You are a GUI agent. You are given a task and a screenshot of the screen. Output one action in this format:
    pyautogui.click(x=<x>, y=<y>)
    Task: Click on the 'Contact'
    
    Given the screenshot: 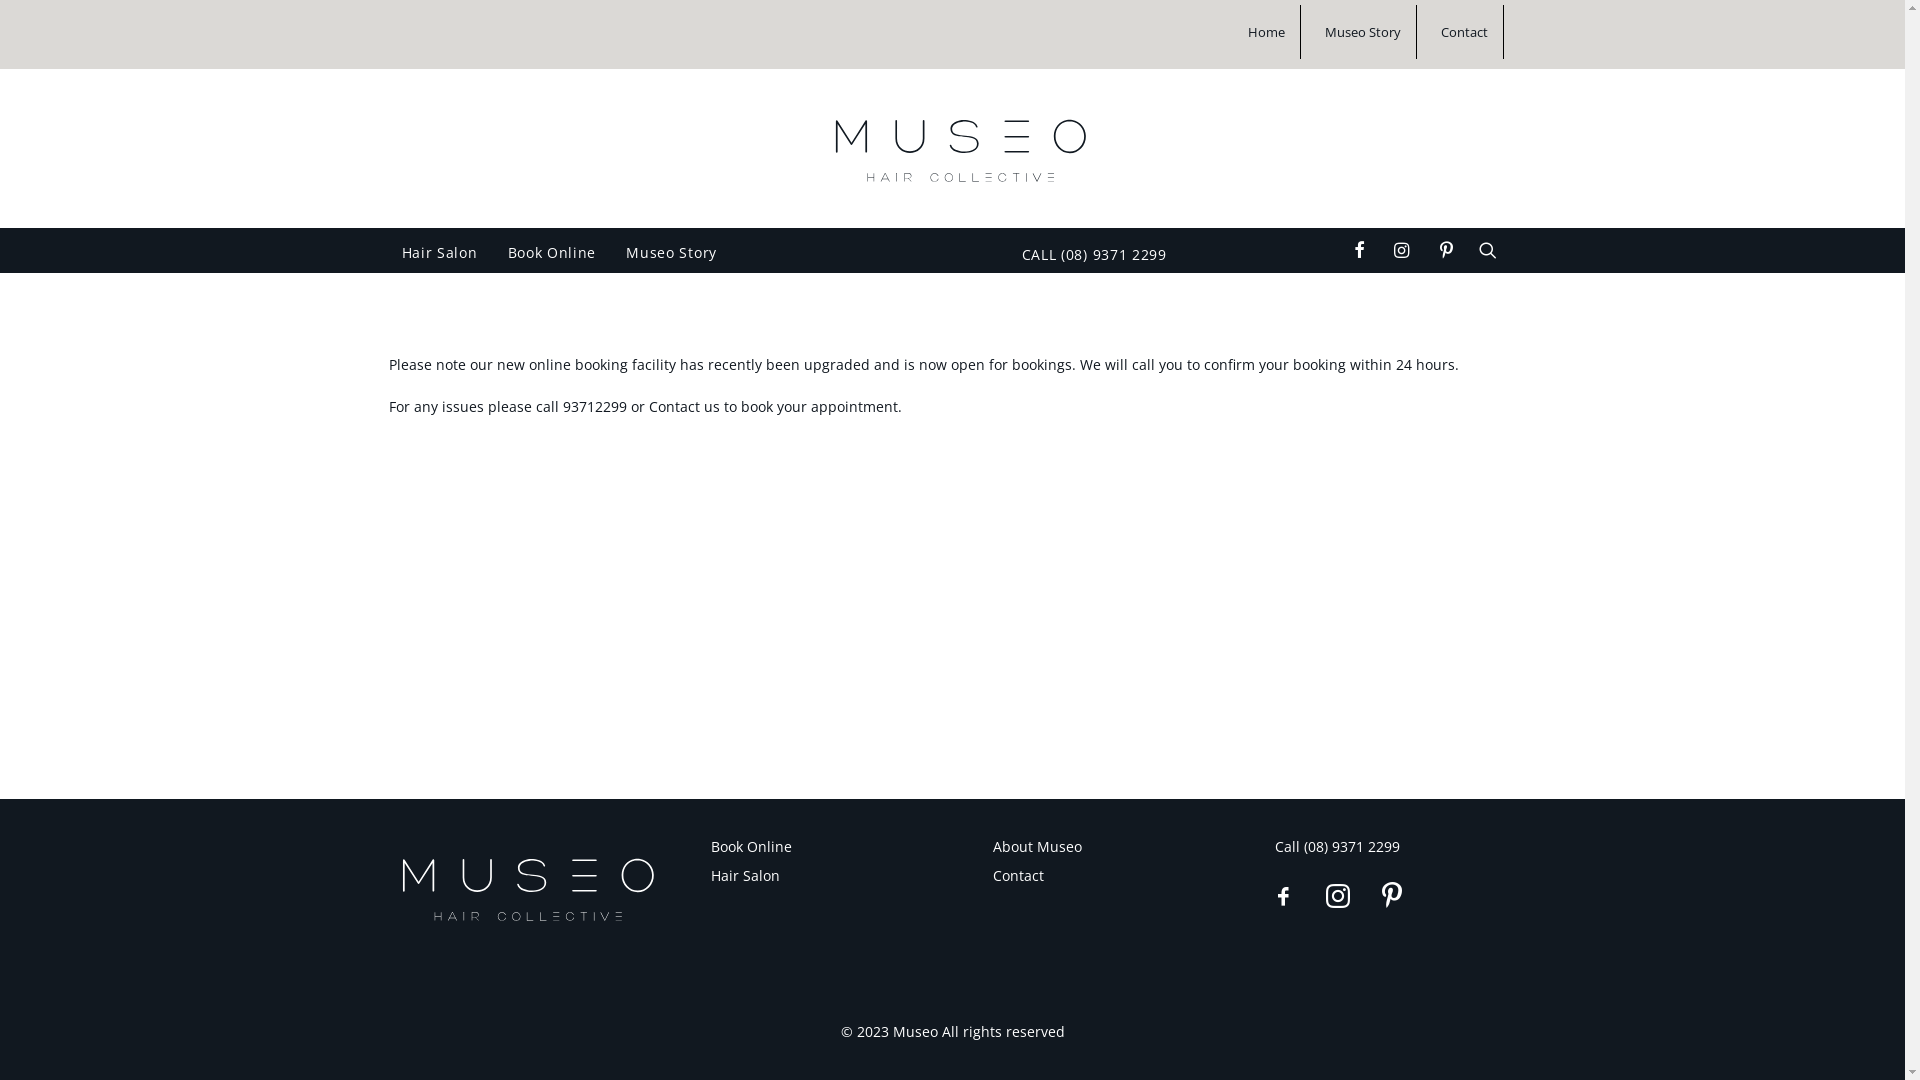 What is the action you would take?
    pyautogui.click(x=1017, y=874)
    